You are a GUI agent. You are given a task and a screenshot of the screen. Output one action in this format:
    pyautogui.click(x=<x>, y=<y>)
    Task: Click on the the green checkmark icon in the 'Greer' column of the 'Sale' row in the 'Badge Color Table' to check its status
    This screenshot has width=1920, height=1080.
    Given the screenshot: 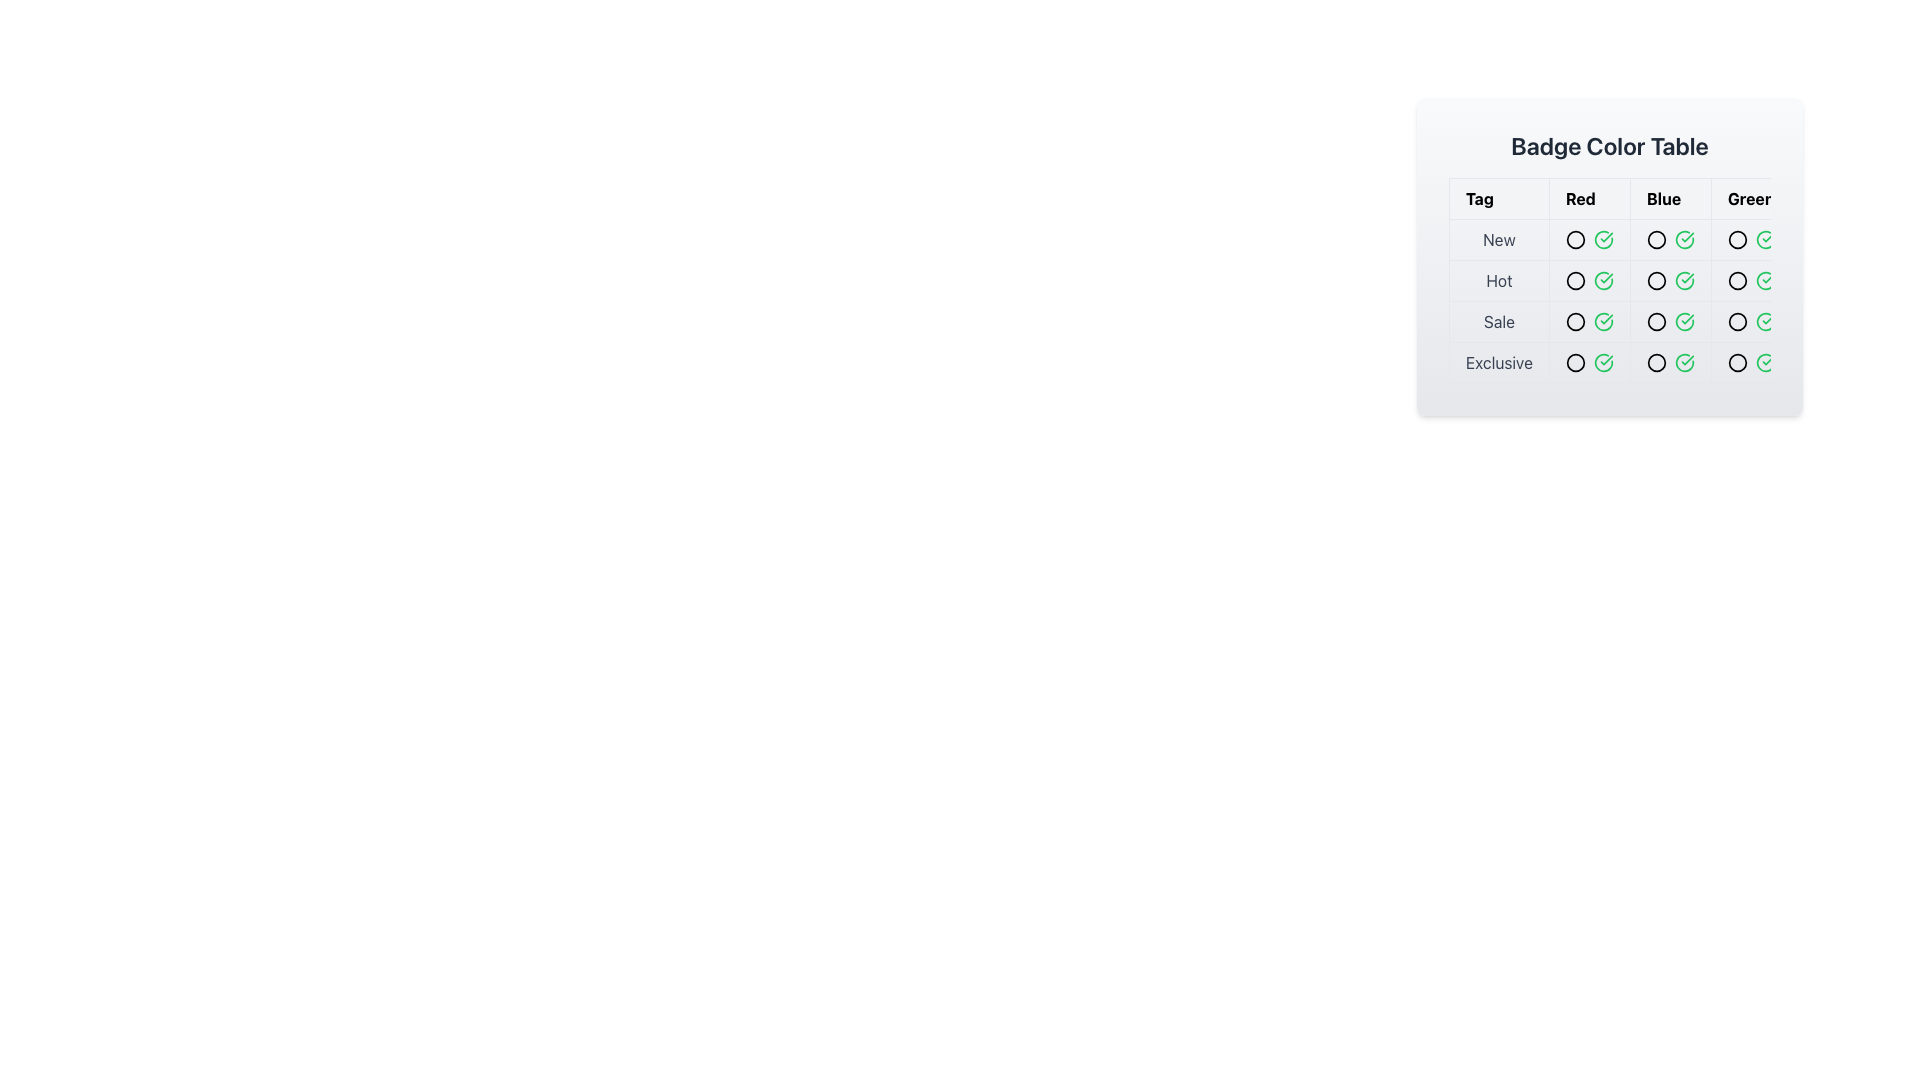 What is the action you would take?
    pyautogui.click(x=1683, y=320)
    